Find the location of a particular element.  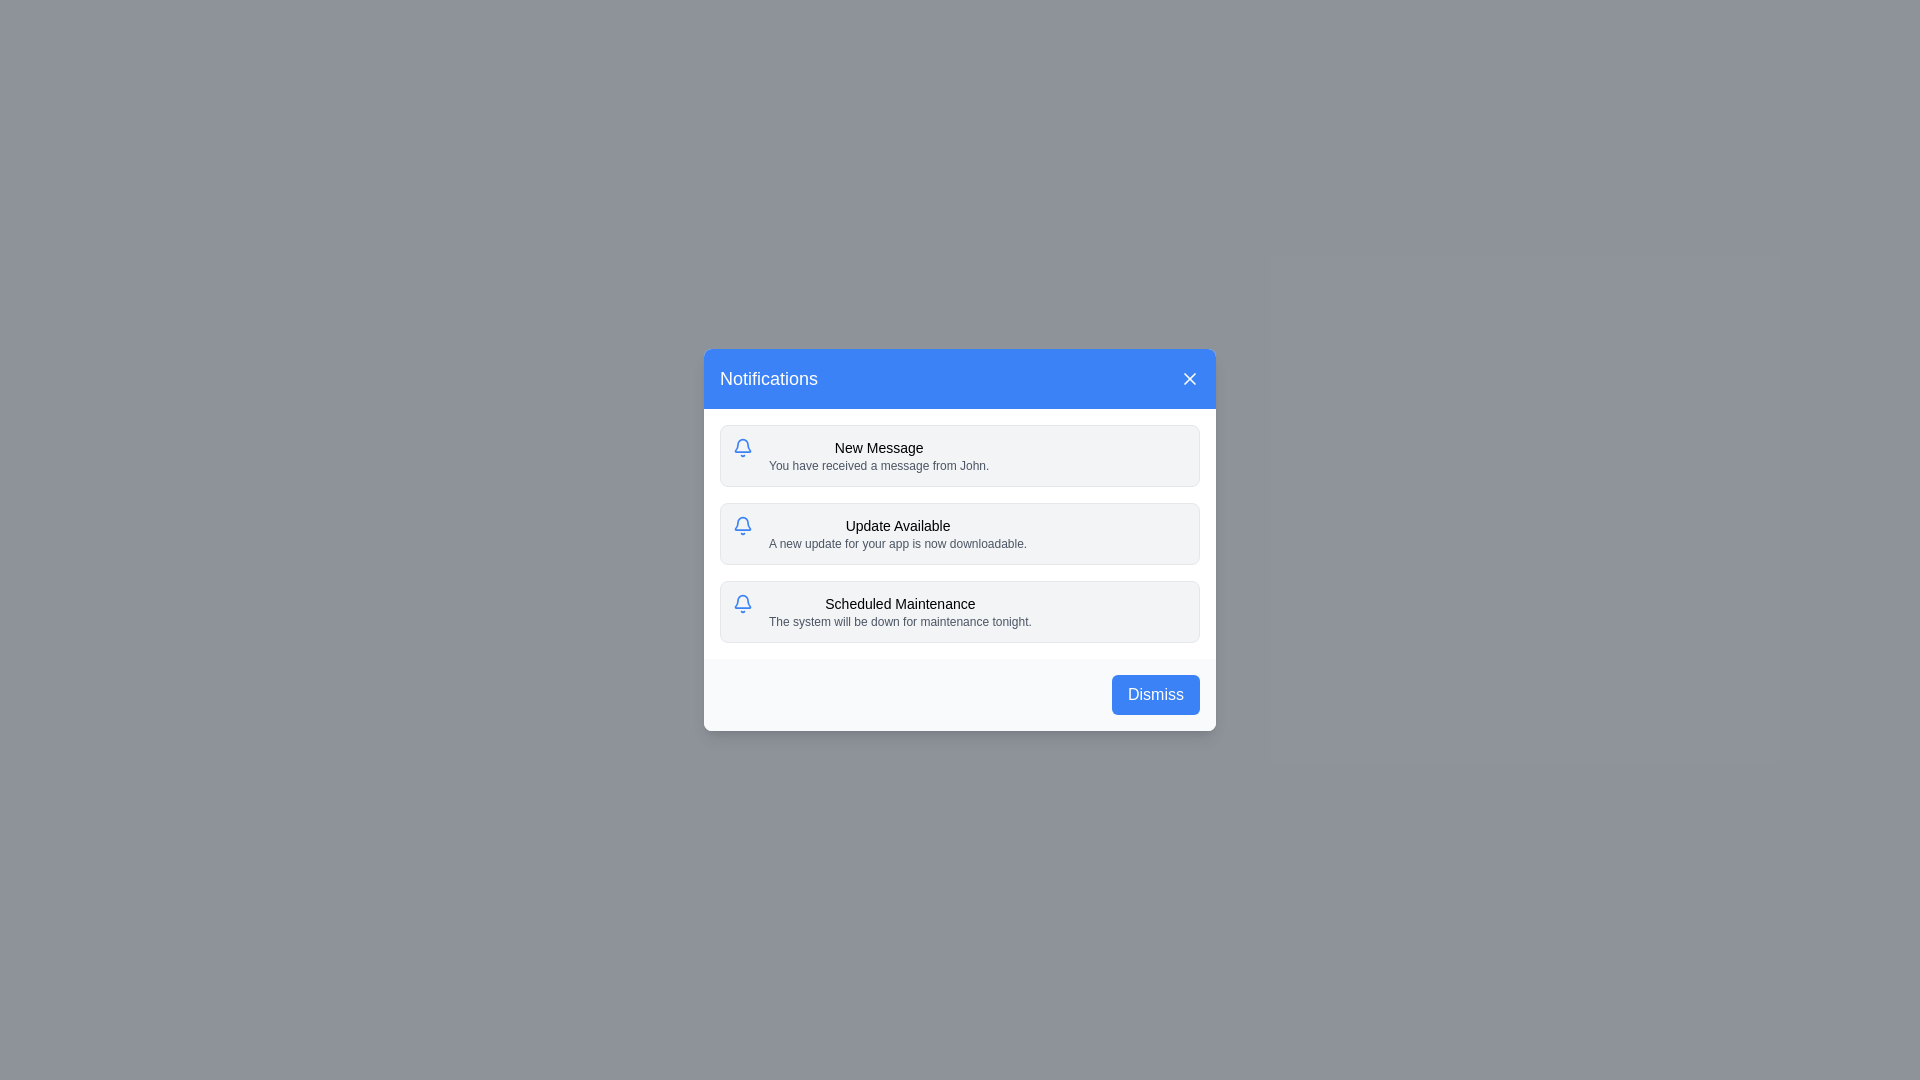

text label displaying 'New Message' in a bold font located in the notification dialog box at the top of the first notification entry is located at coordinates (879, 446).